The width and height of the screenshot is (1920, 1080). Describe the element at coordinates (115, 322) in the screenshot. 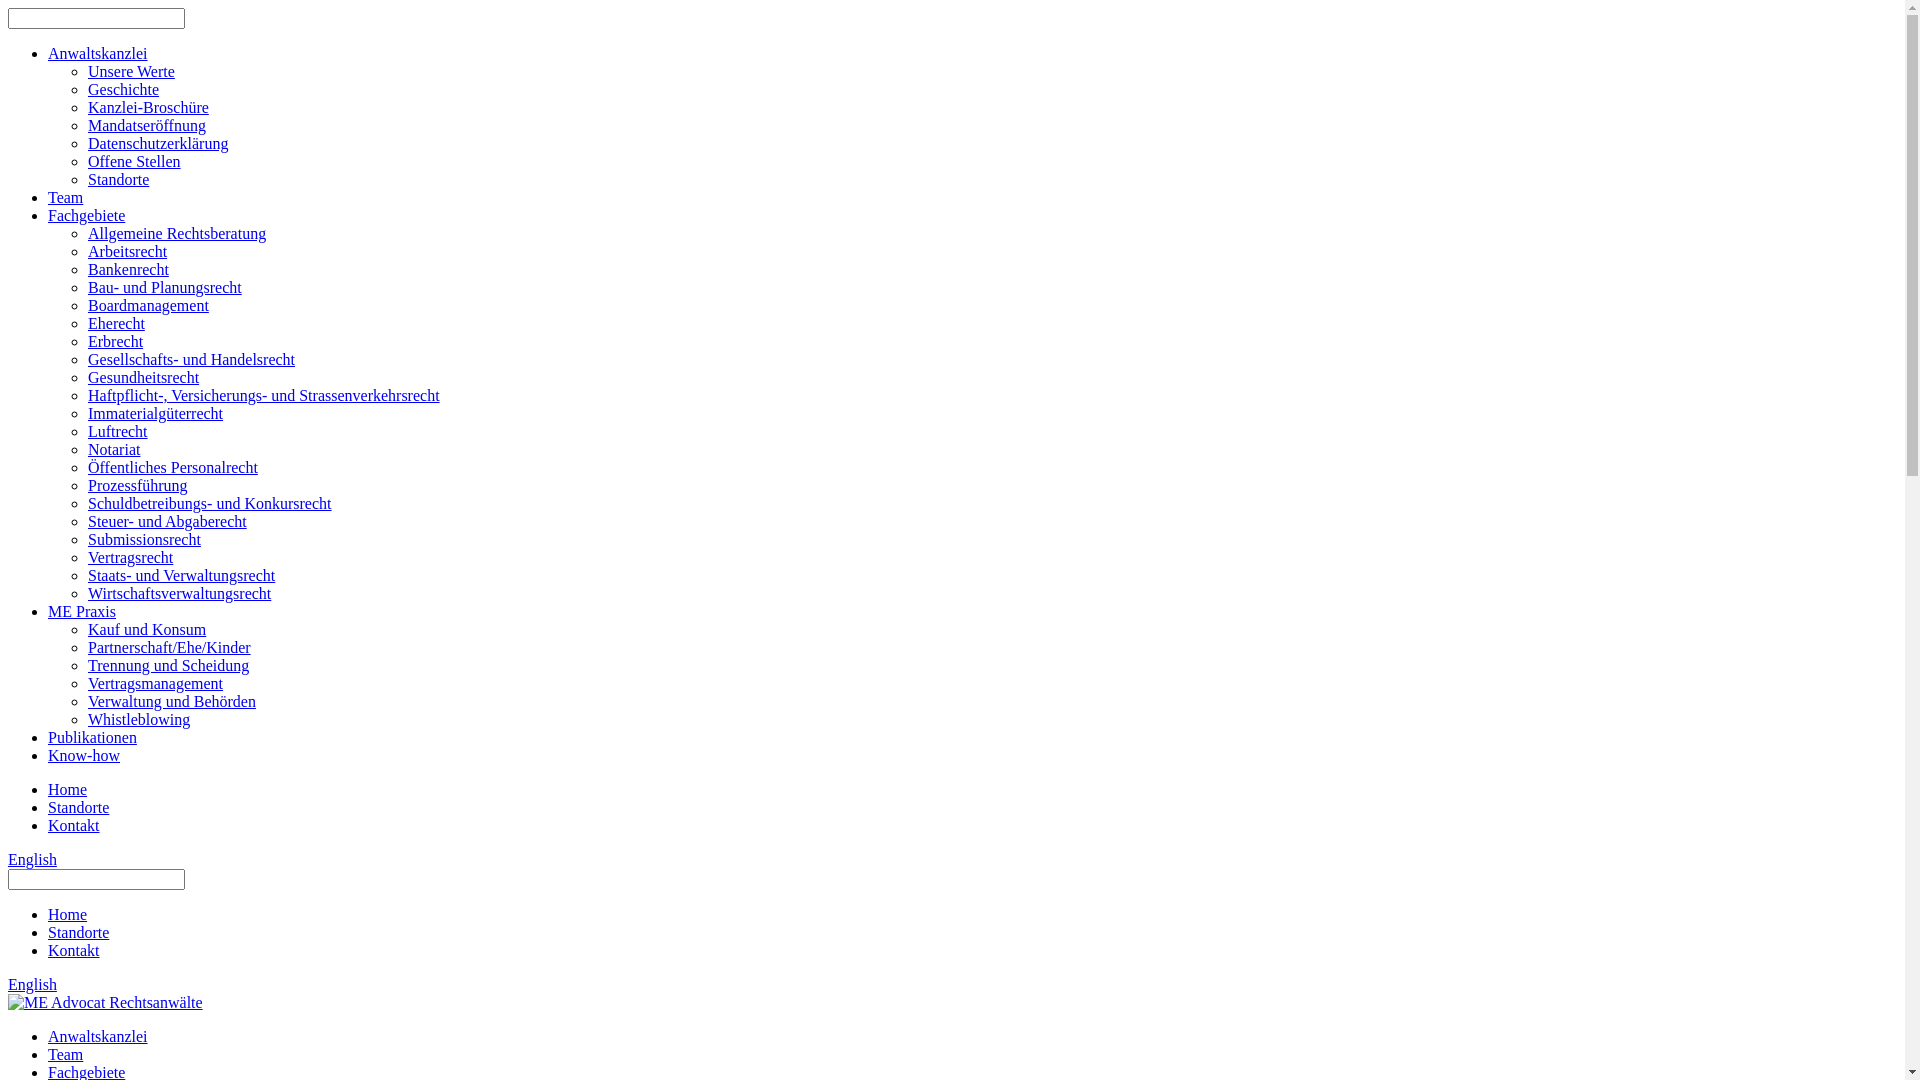

I see `'Eherecht'` at that location.